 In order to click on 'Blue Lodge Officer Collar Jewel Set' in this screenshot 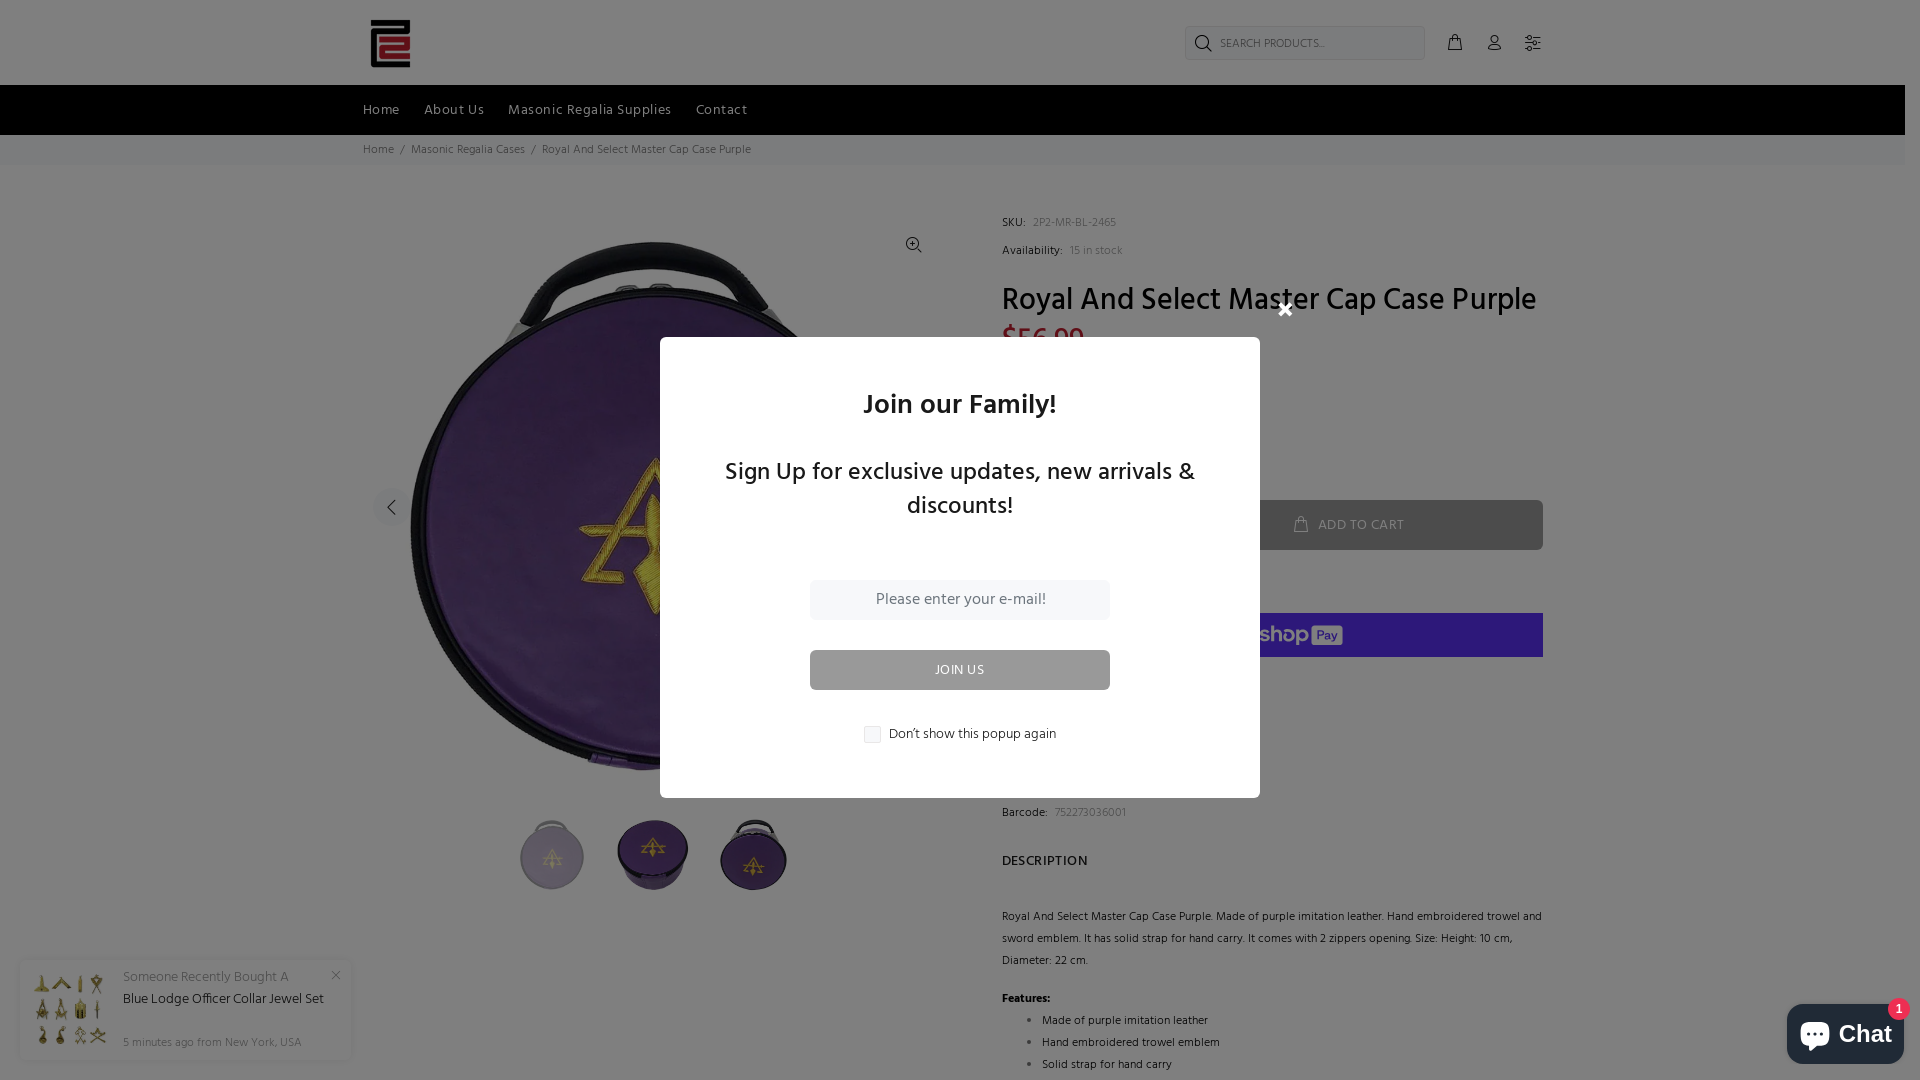, I will do `click(223, 999)`.